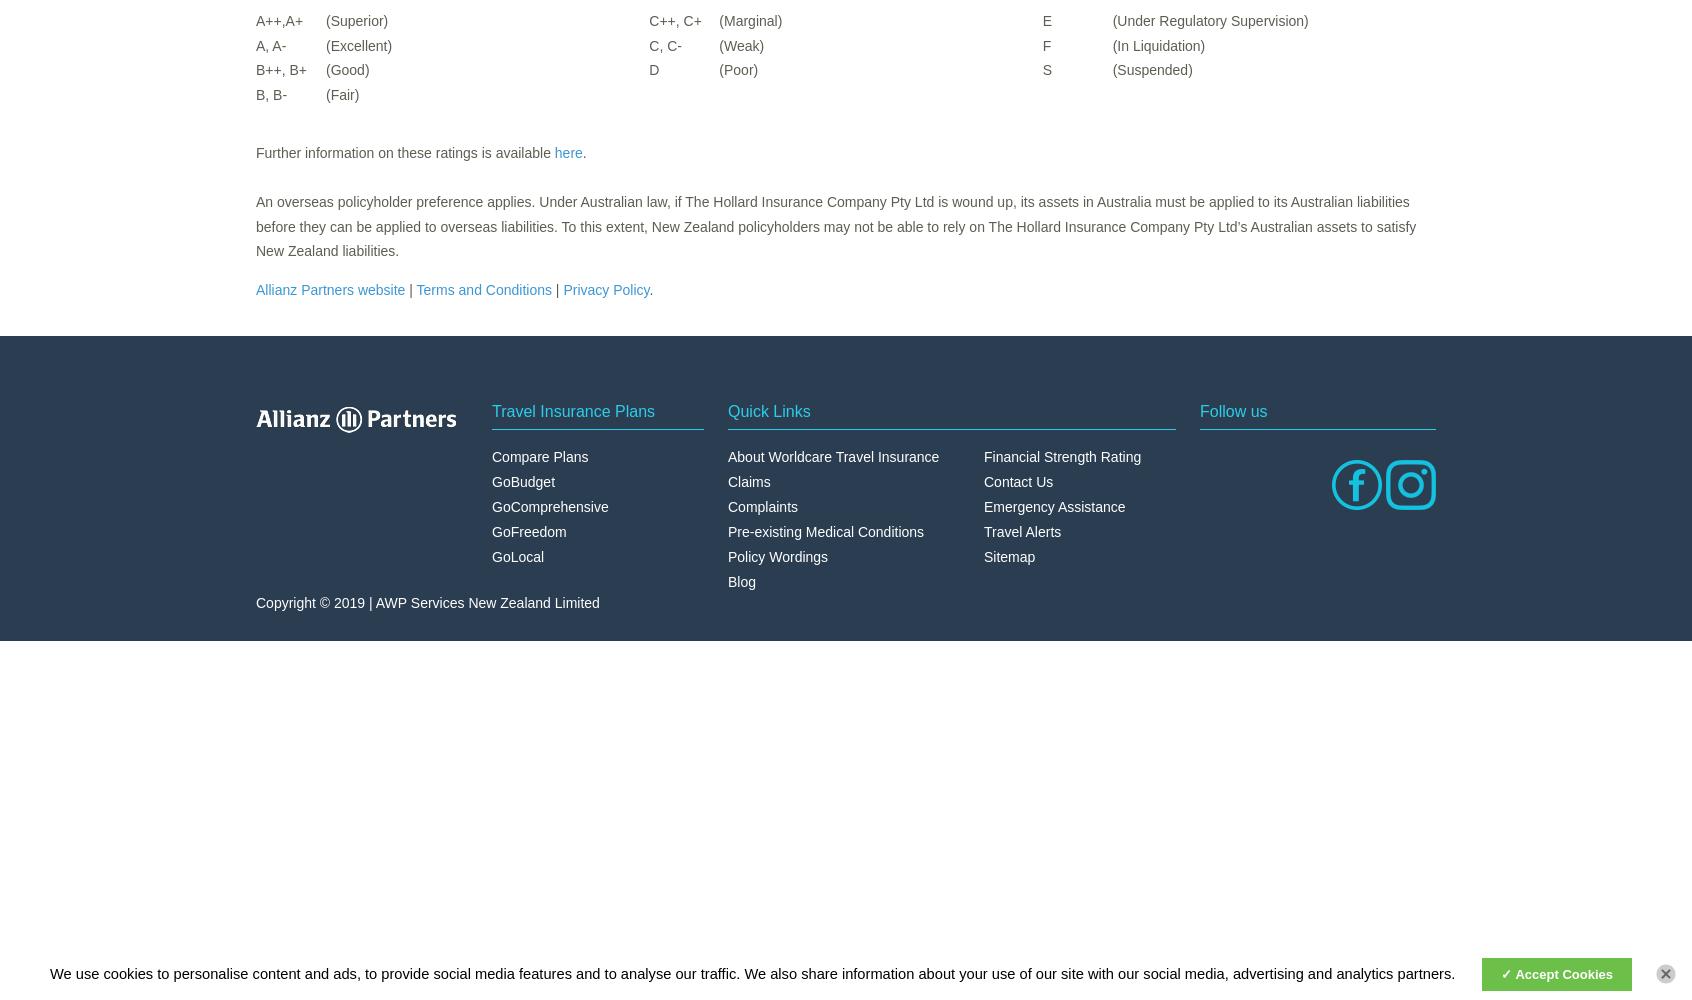 The image size is (1692, 1000). I want to click on '(Superior)', so click(357, 21).